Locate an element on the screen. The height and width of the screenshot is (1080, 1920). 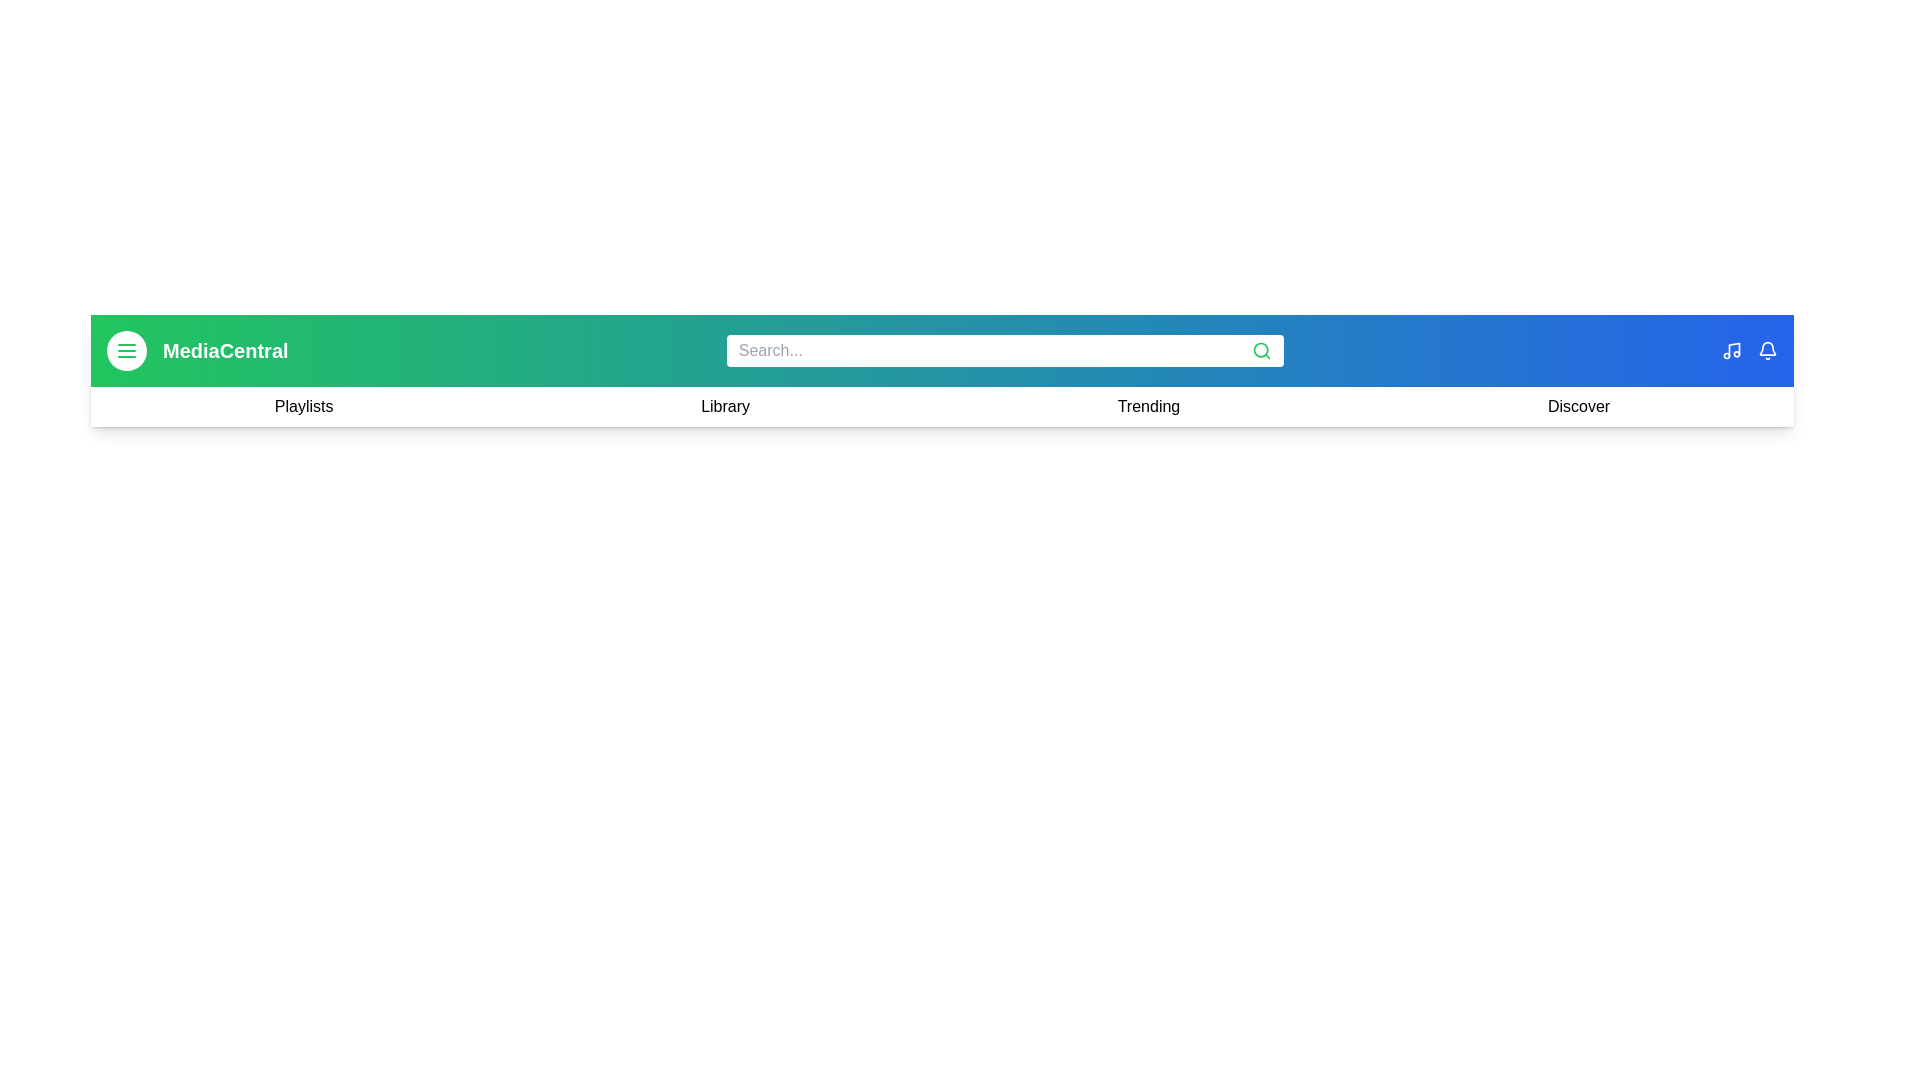
the navigation link Trending is located at coordinates (1148, 406).